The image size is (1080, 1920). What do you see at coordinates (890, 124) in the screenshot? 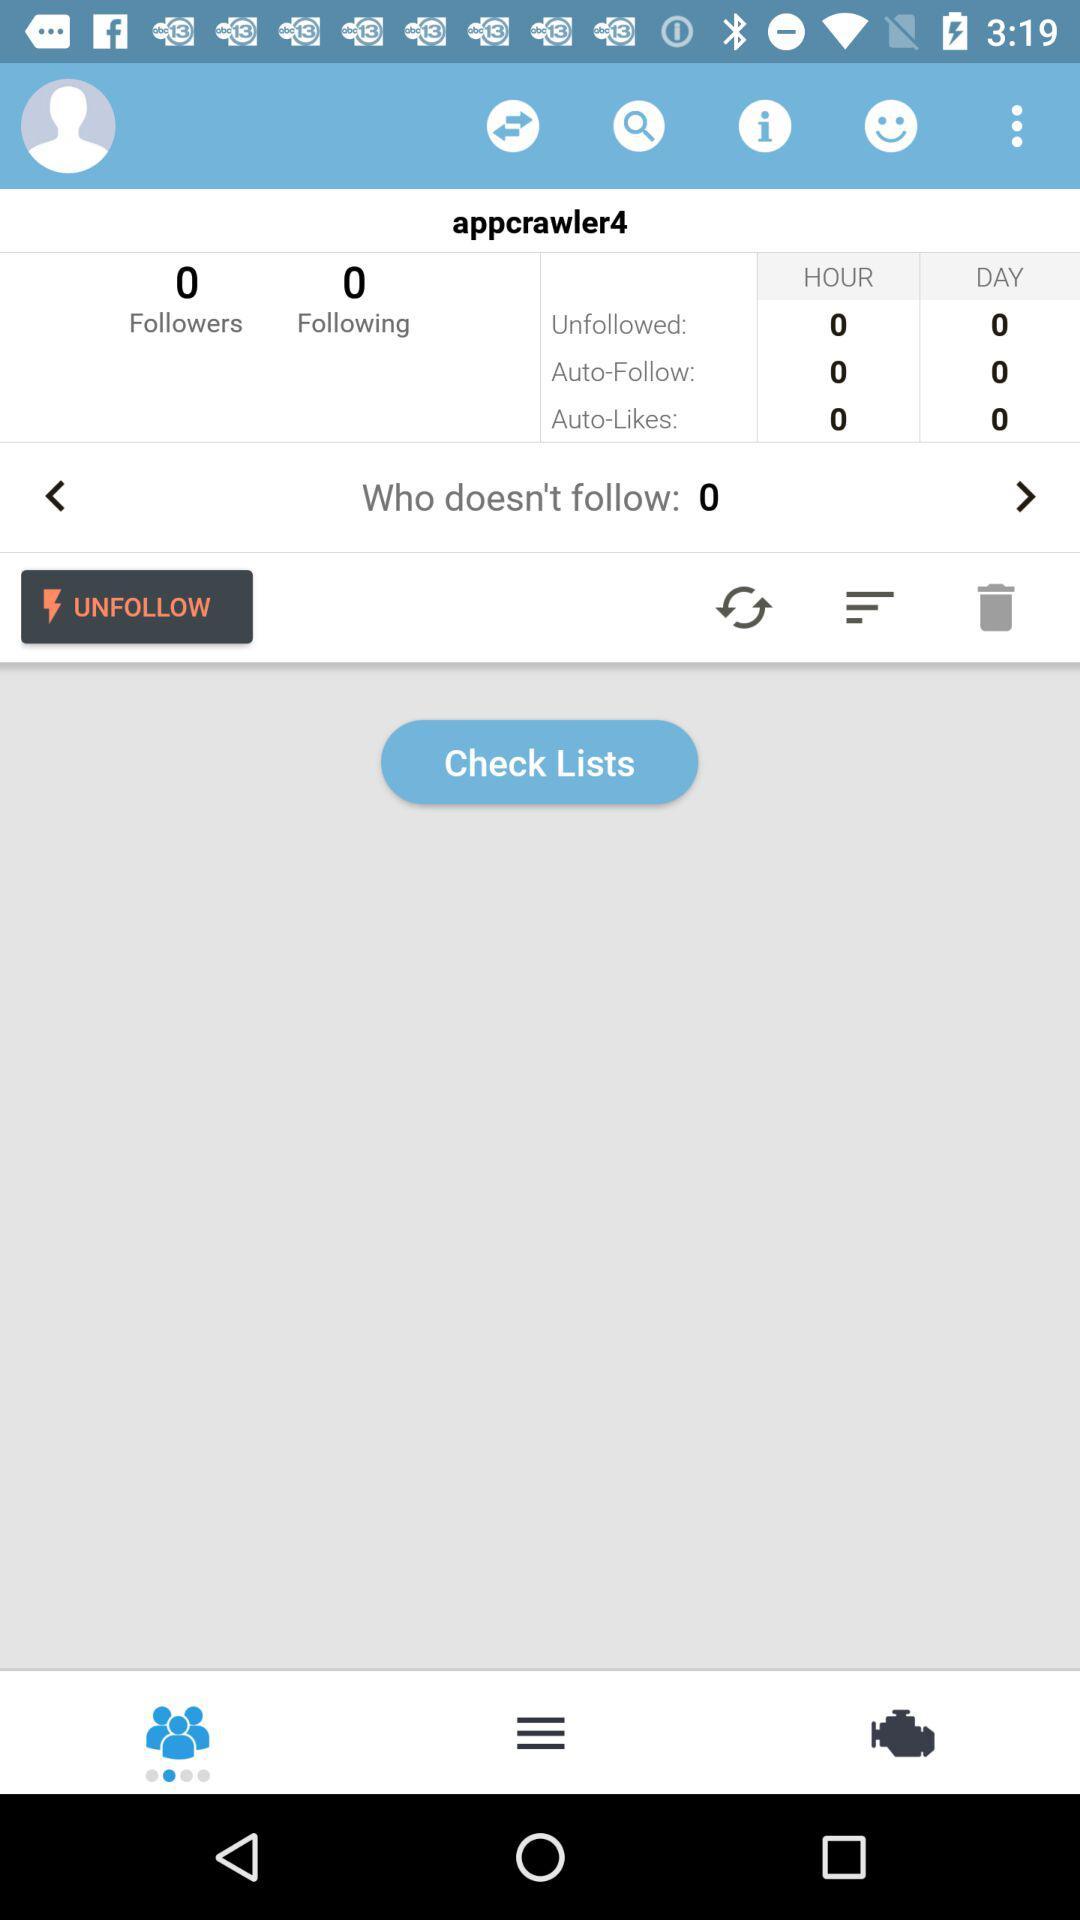
I see `rating` at bounding box center [890, 124].